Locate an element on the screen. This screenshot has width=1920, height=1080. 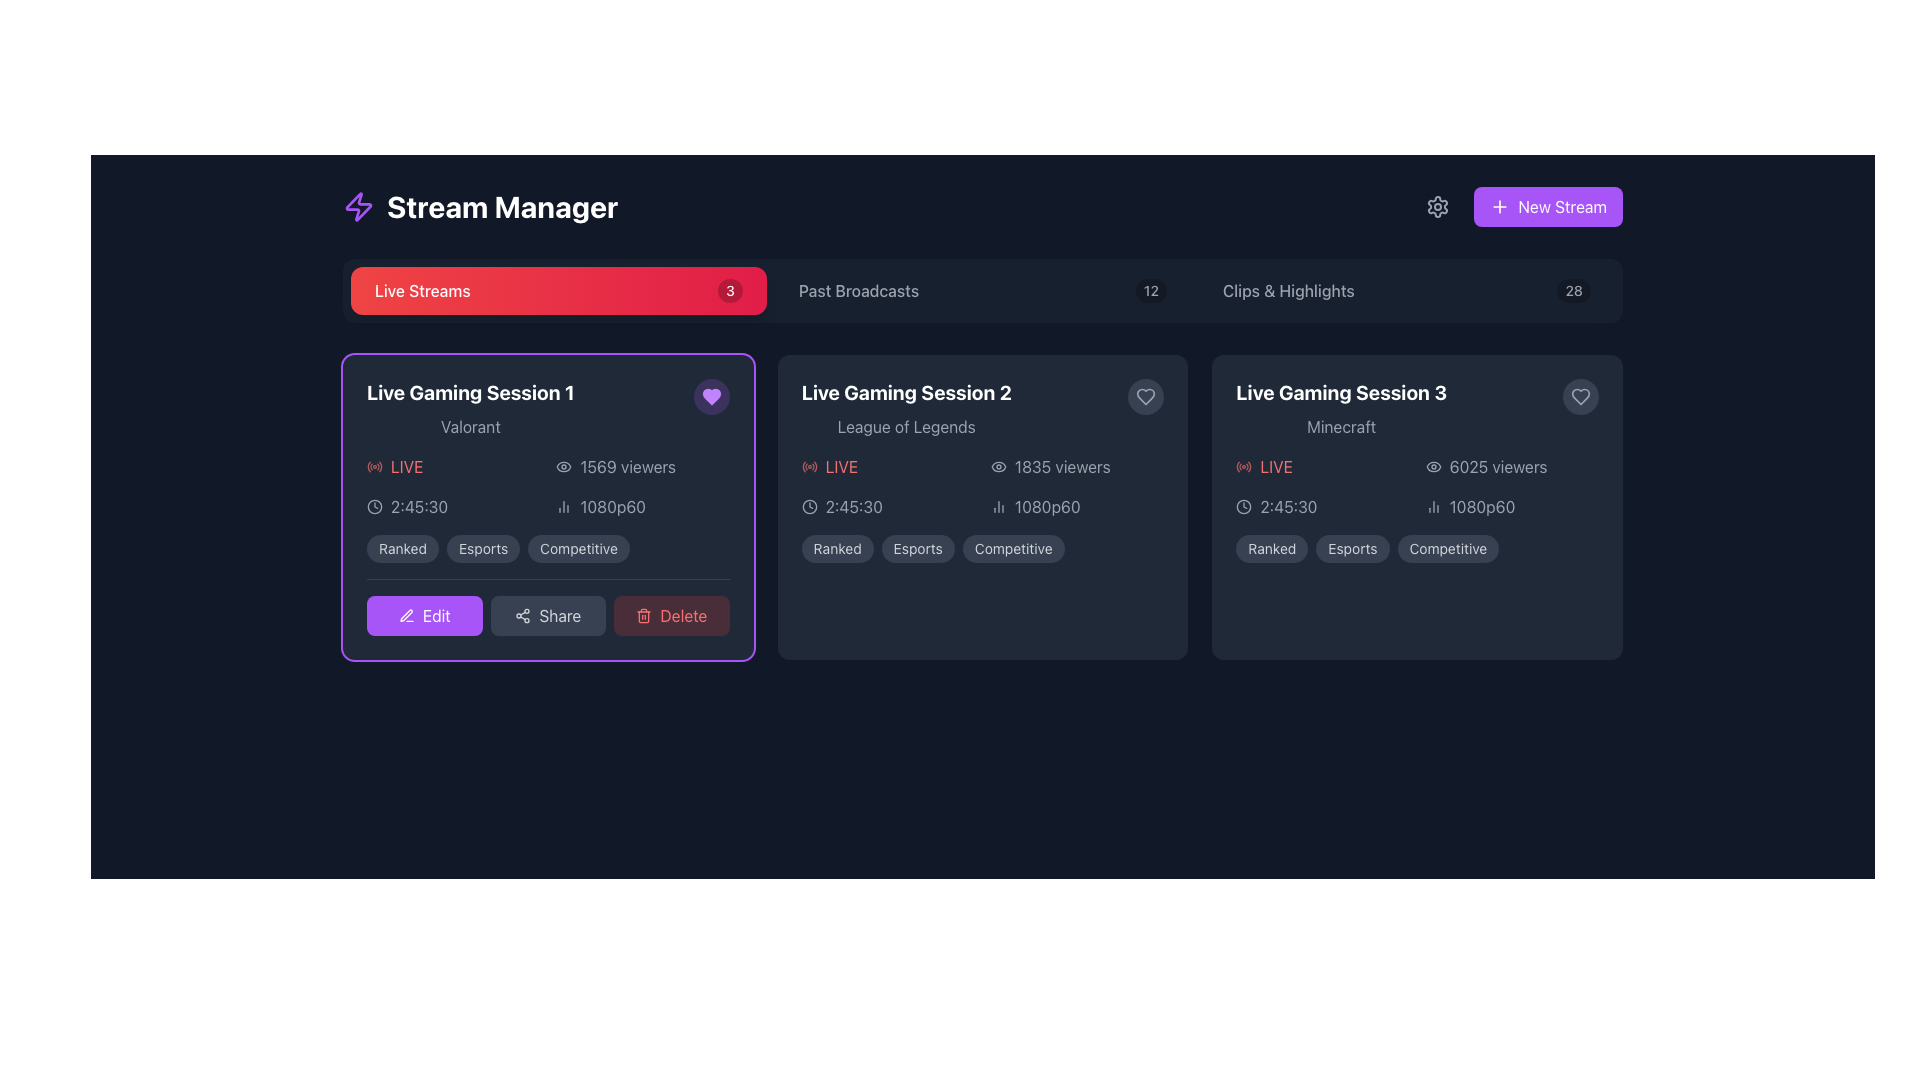
the favorite or like toggle button located in the top-right corner of the 'Live Gaming Session 3' card to visualize the hover effect is located at coordinates (1579, 397).